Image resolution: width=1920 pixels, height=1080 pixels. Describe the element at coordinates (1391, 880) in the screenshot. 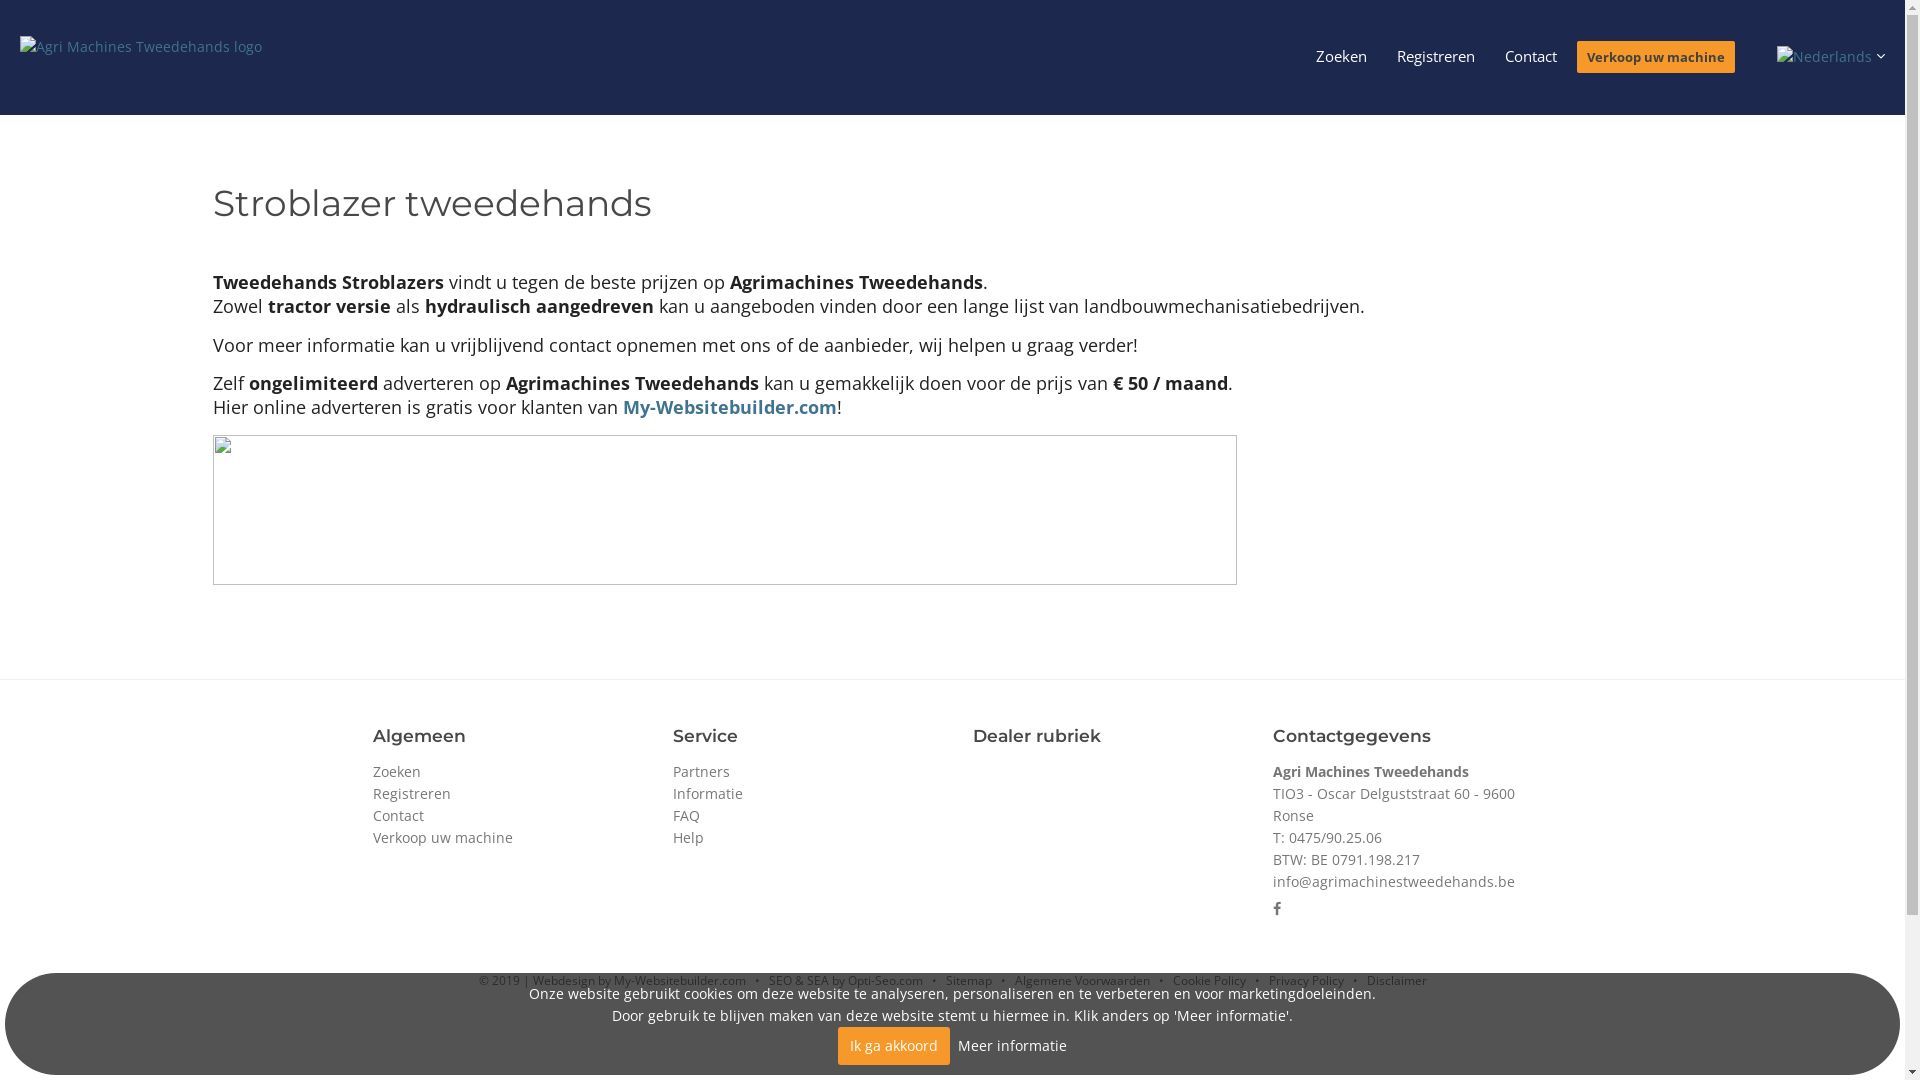

I see `'info@agrimachinestweedehands.be'` at that location.